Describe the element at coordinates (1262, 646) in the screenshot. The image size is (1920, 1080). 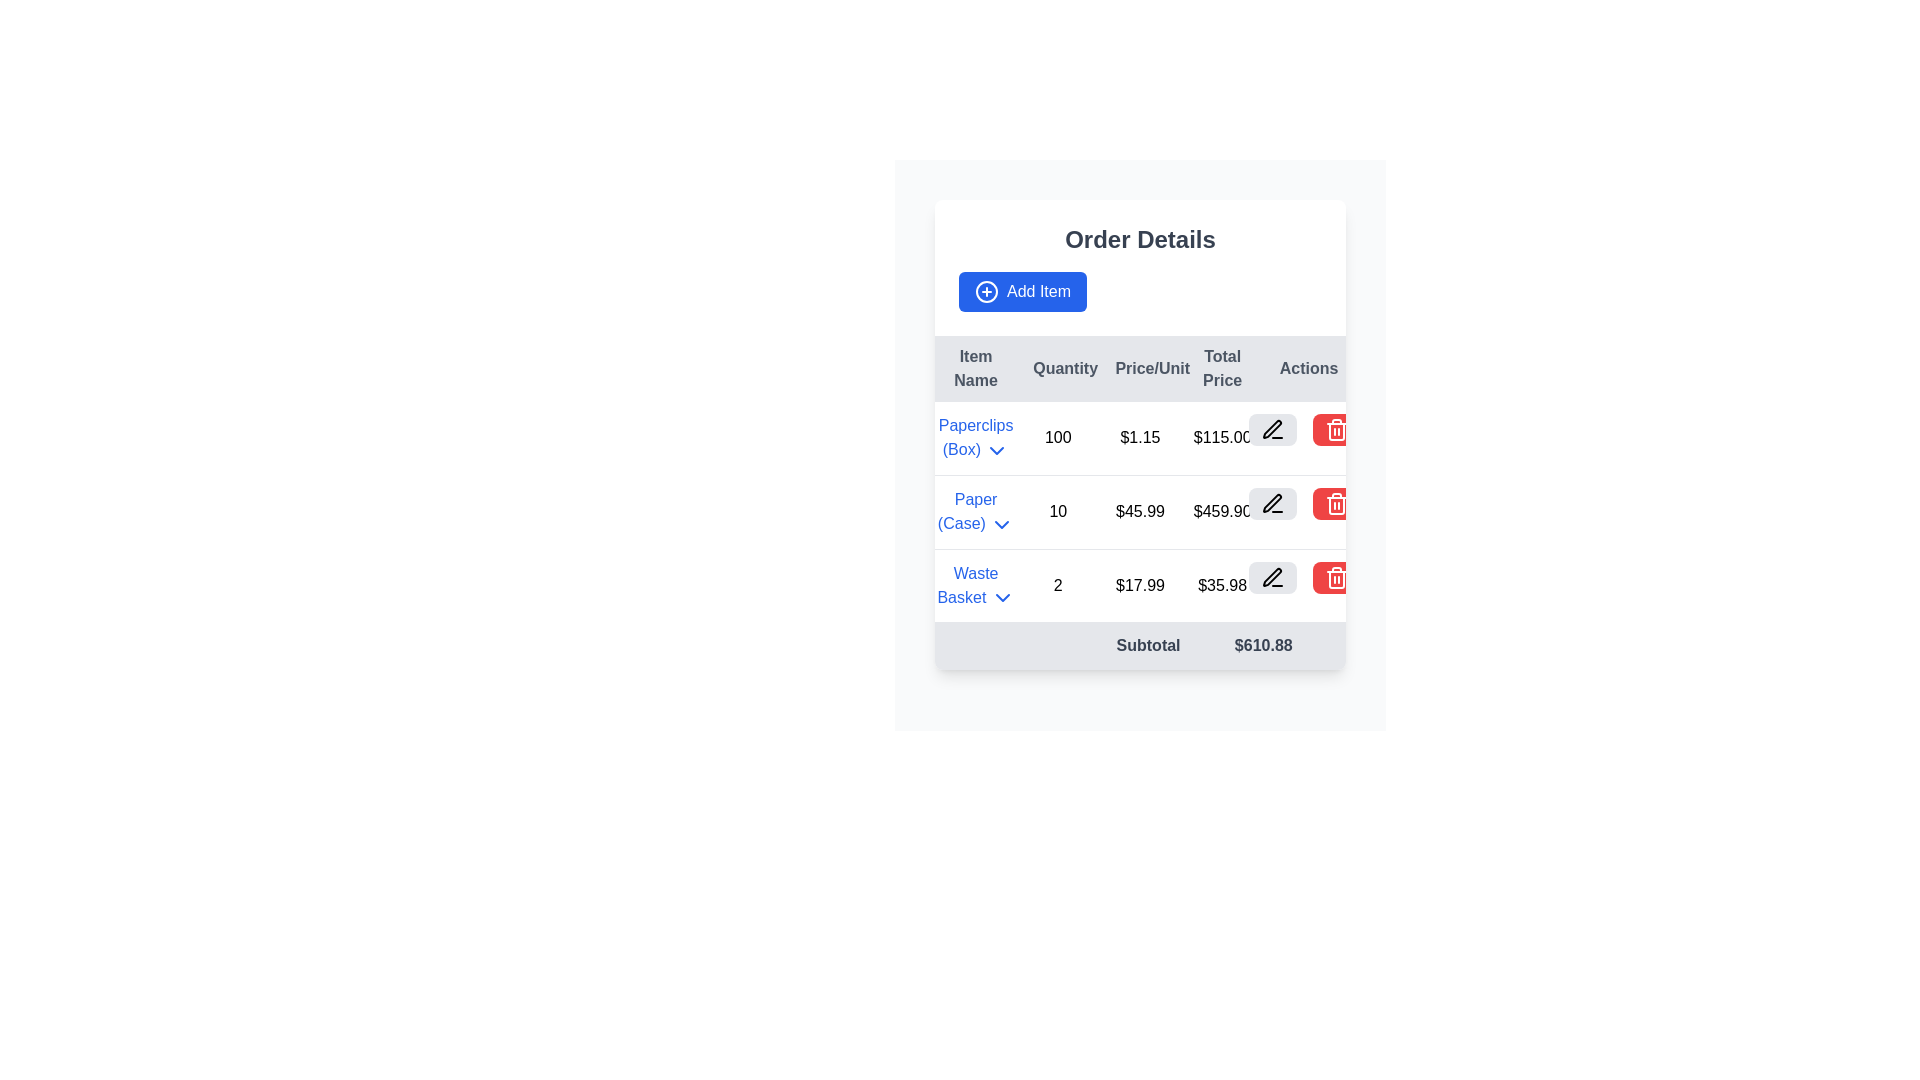
I see `the bold formatted text displaying the value '$610.88', which is positioned to the left of the label 'Subtotal' in the summary section of the table` at that location.